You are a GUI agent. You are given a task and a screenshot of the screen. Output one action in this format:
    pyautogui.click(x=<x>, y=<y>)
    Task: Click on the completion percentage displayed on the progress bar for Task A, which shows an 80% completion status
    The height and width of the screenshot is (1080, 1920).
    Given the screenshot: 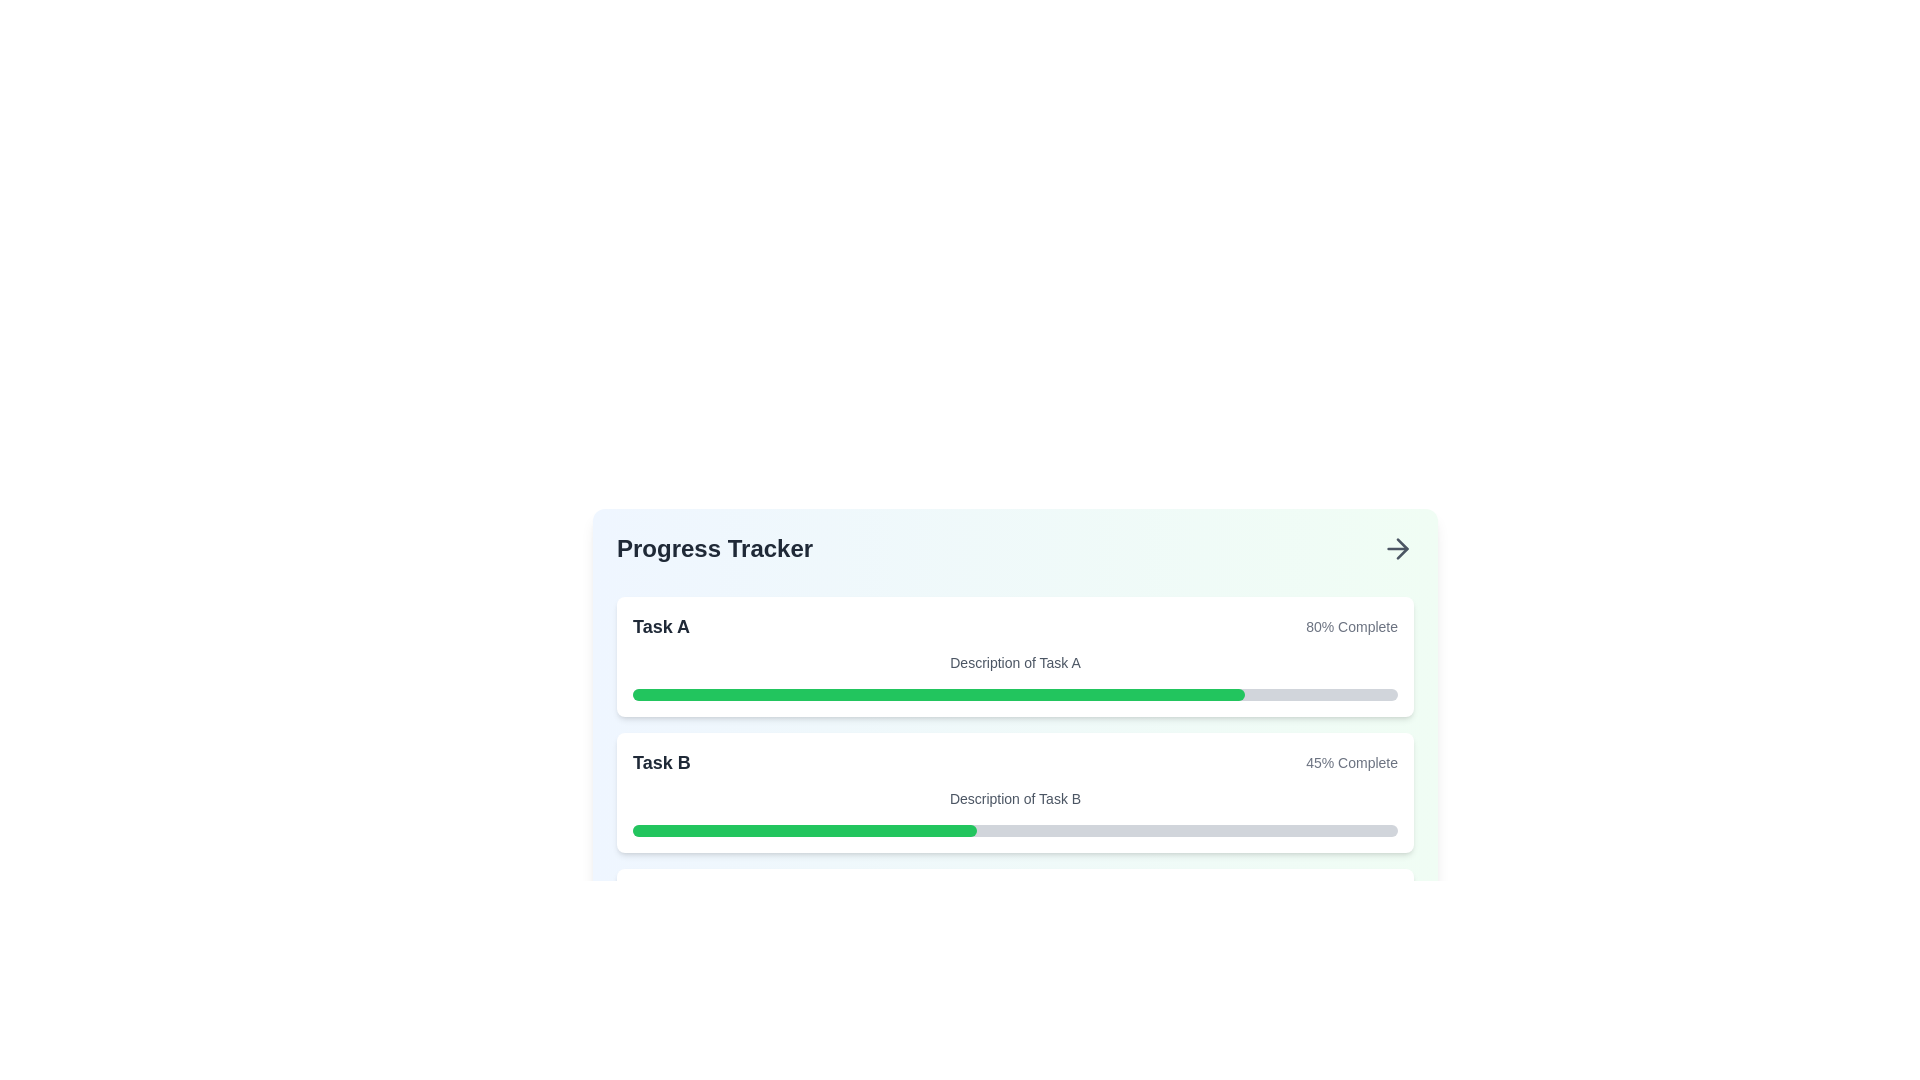 What is the action you would take?
    pyautogui.click(x=1015, y=681)
    